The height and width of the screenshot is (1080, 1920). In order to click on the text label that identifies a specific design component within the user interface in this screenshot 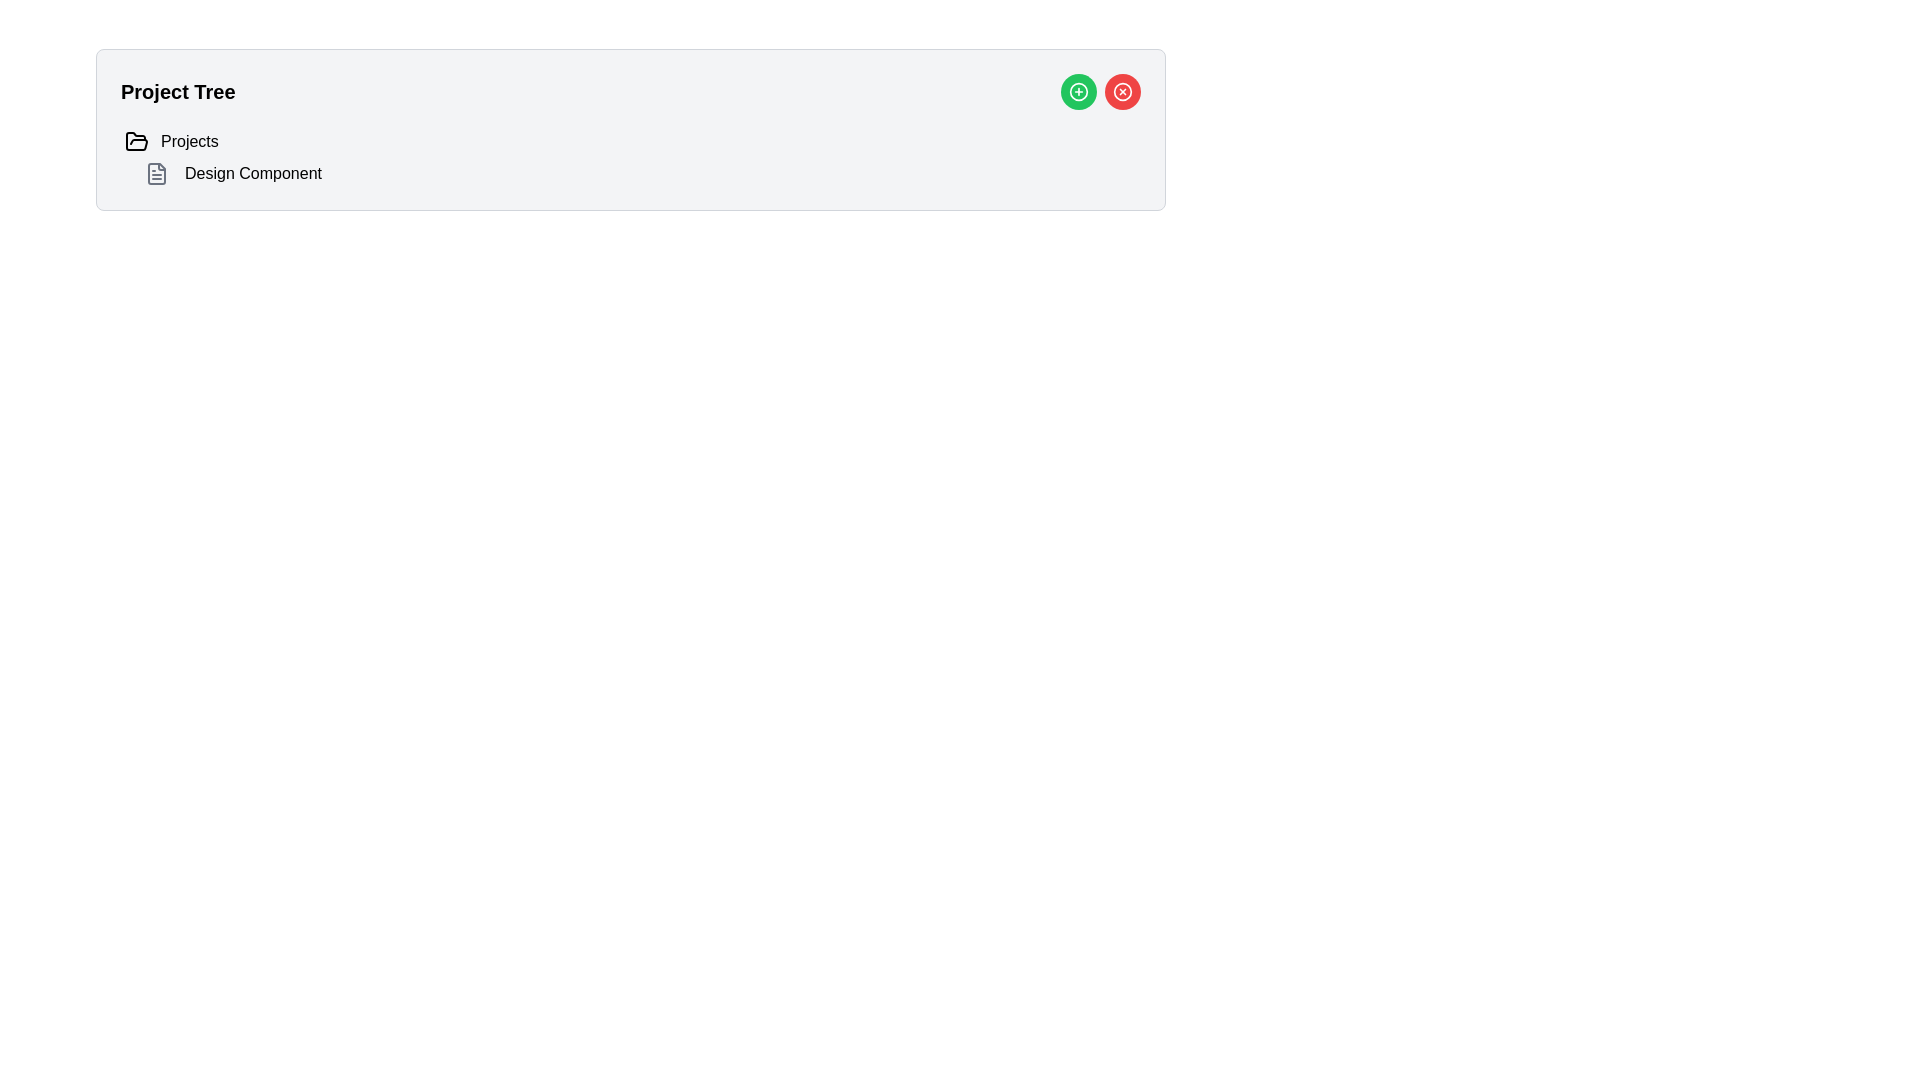, I will do `click(252, 172)`.